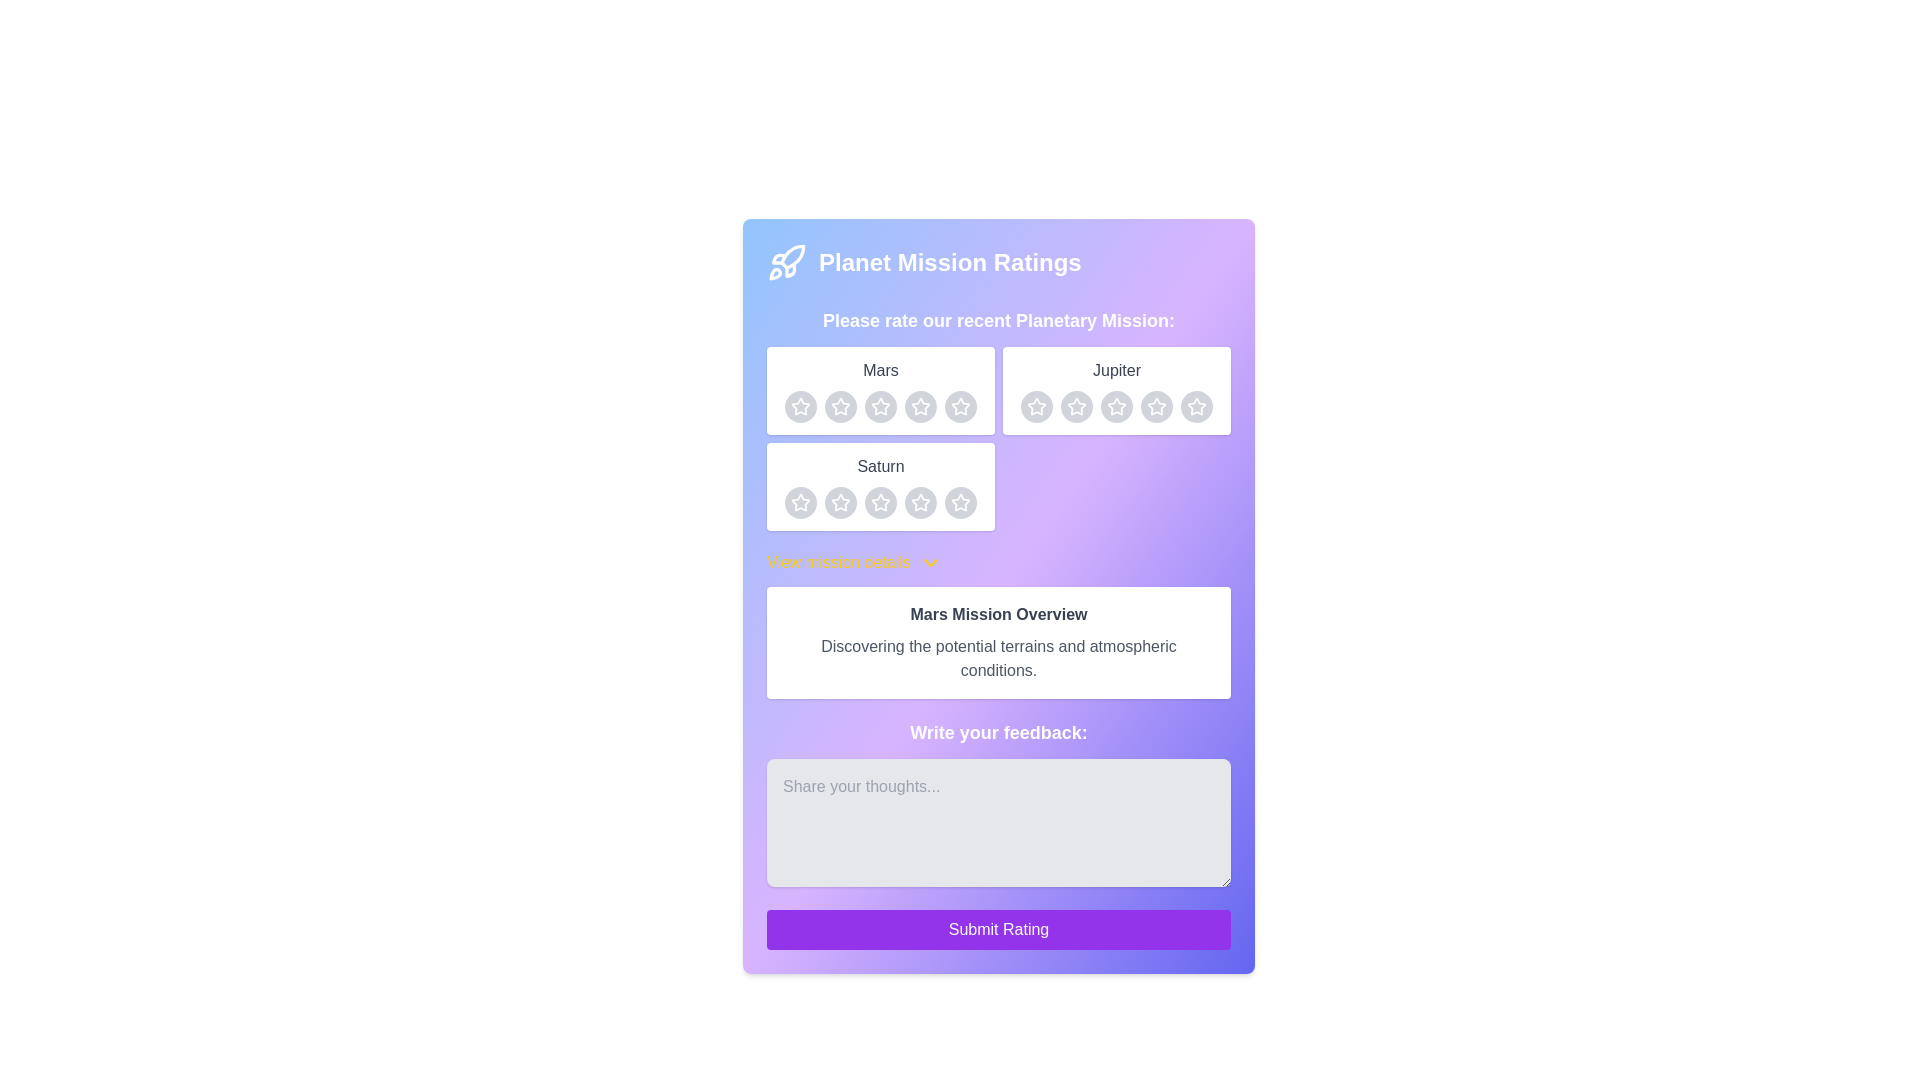 The height and width of the screenshot is (1080, 1920). What do you see at coordinates (840, 501) in the screenshot?
I see `the third rating star icon with a gray background and a white star in the center, located under the label 'Saturn'` at bounding box center [840, 501].